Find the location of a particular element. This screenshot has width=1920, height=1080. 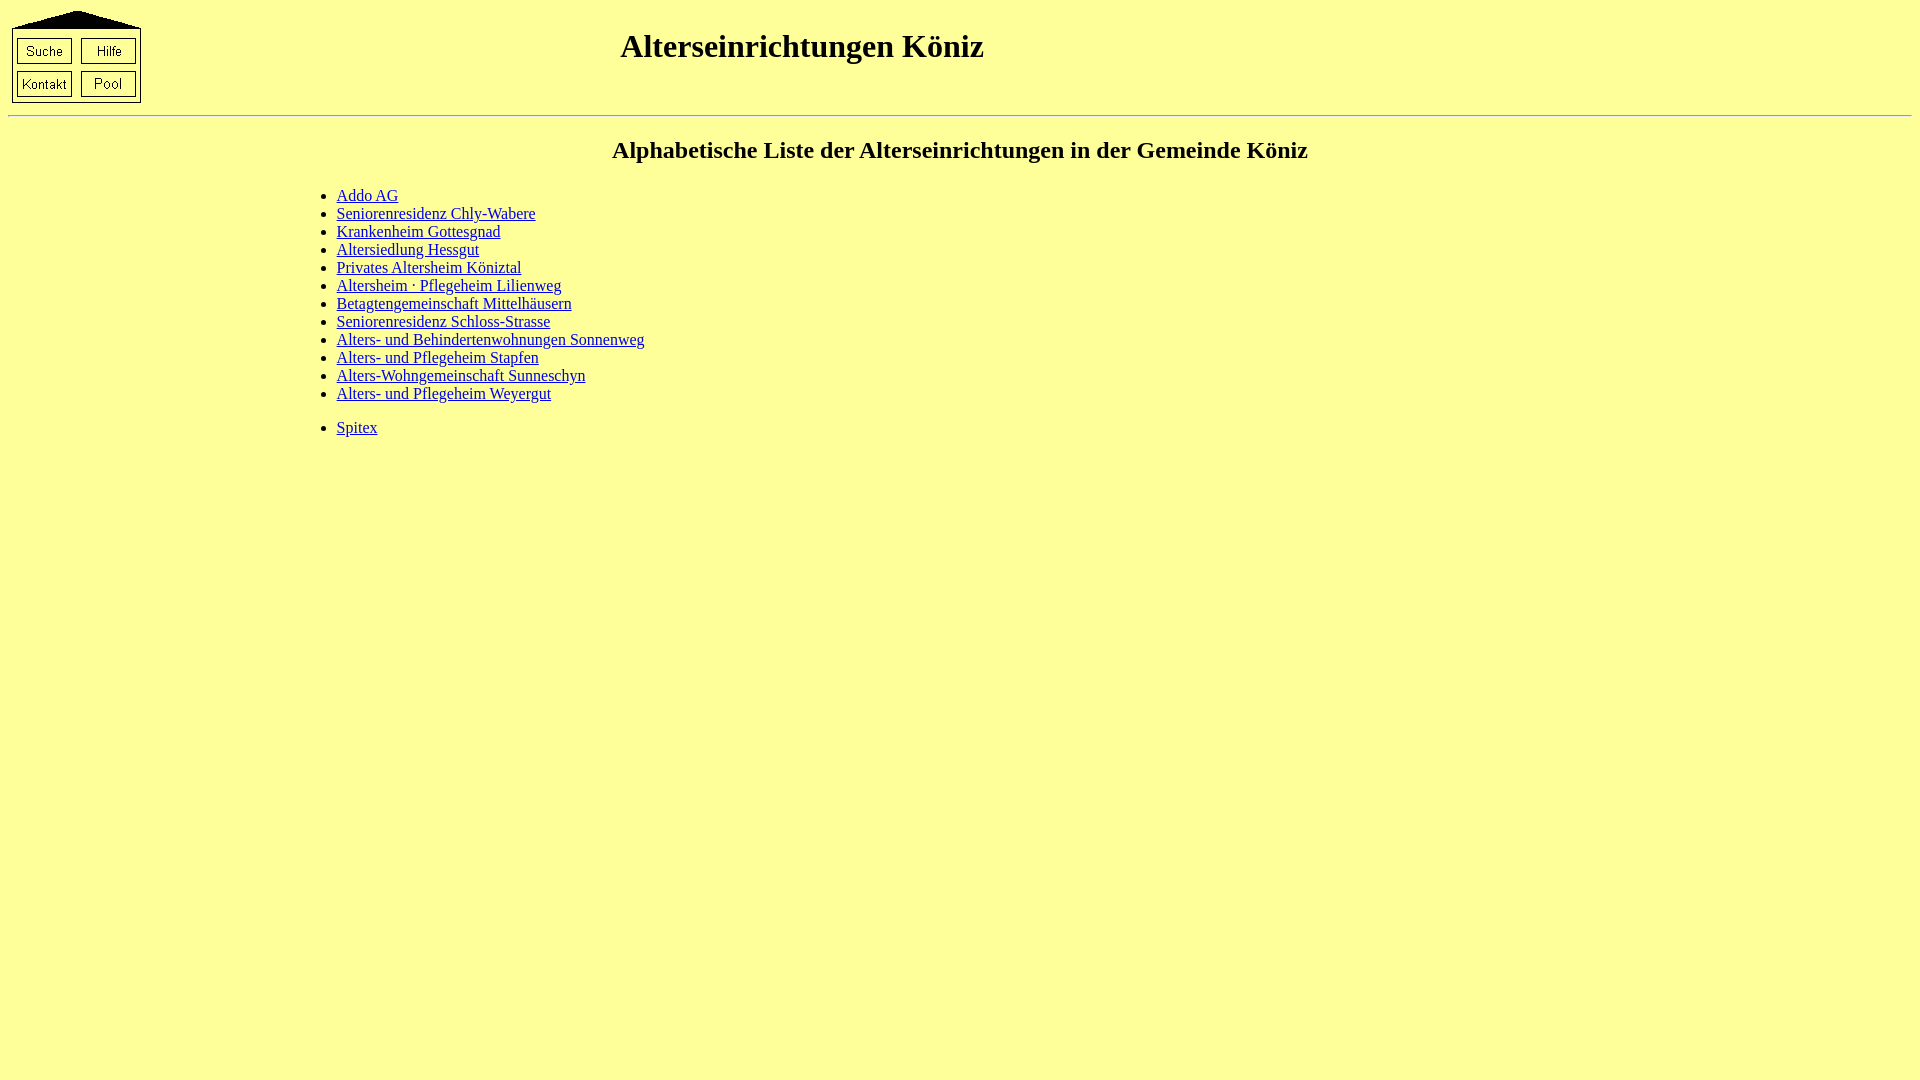

'Krankenheim Gottesgnad' is located at coordinates (417, 230).